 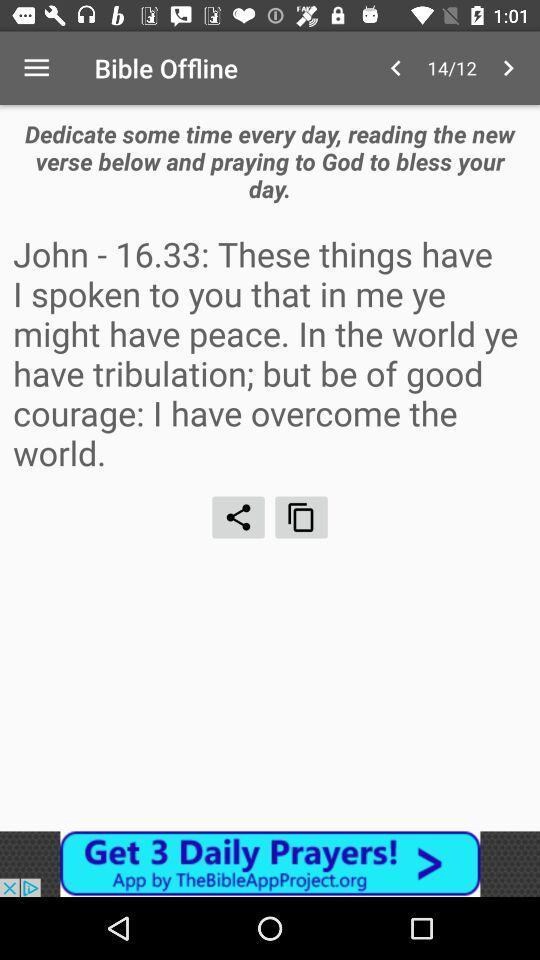 What do you see at coordinates (300, 516) in the screenshot?
I see `window options` at bounding box center [300, 516].